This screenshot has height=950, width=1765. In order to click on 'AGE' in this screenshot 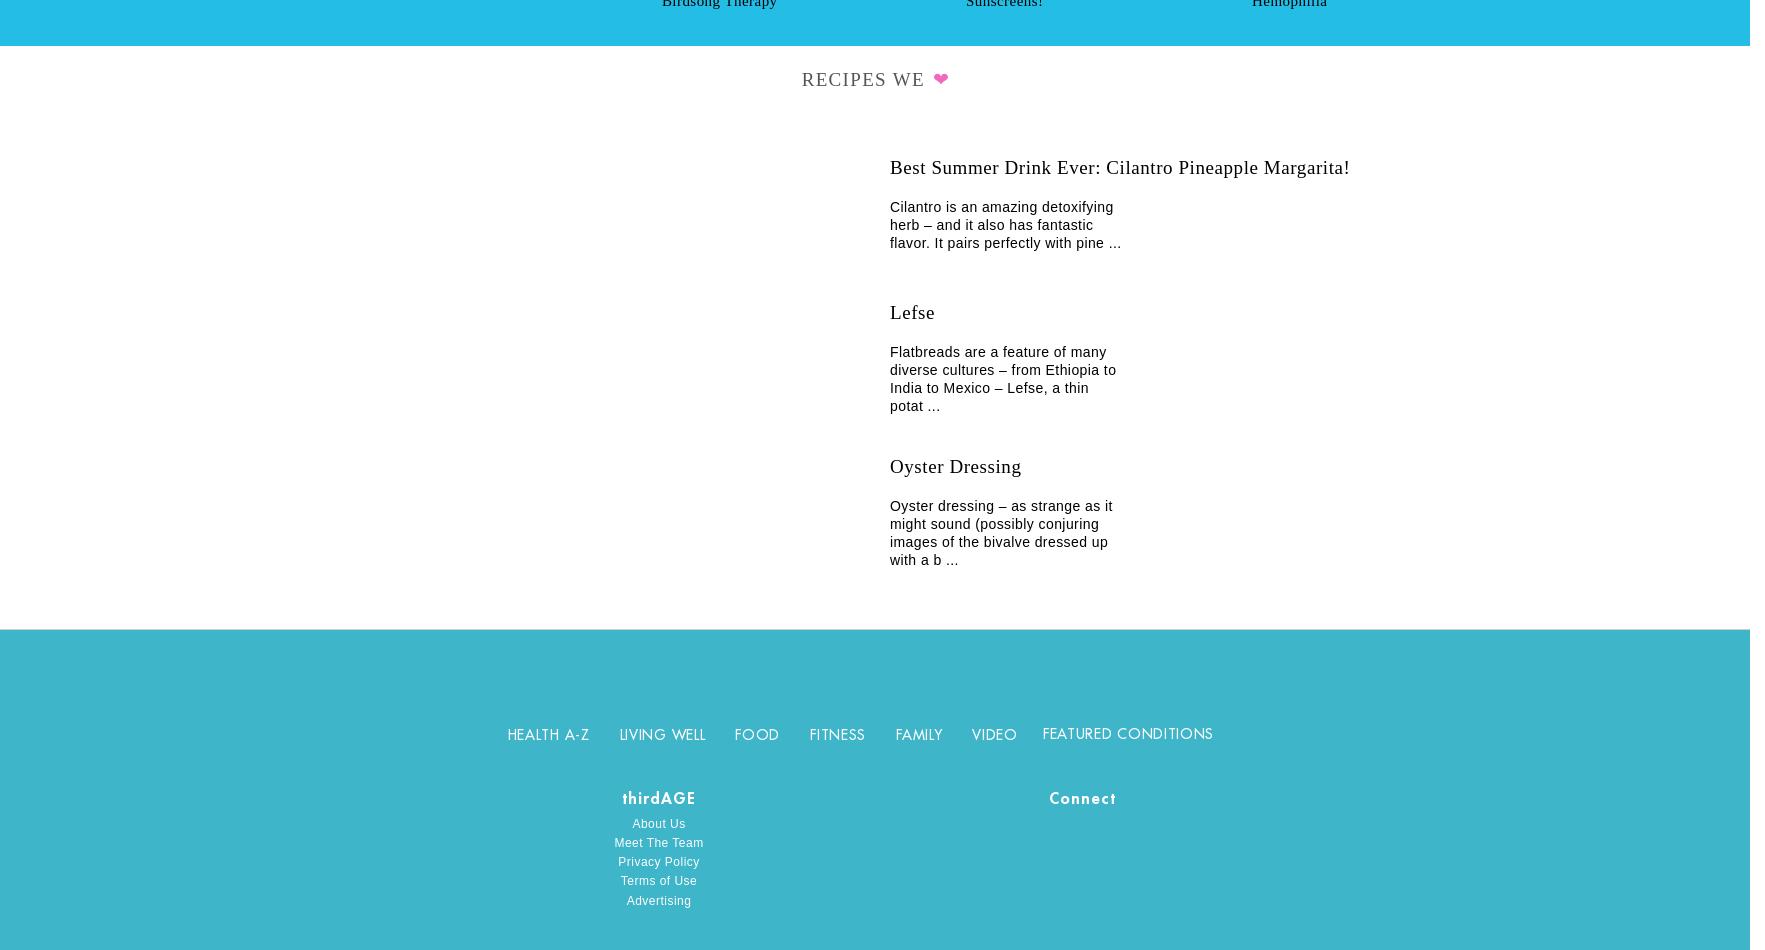, I will do `click(659, 797)`.